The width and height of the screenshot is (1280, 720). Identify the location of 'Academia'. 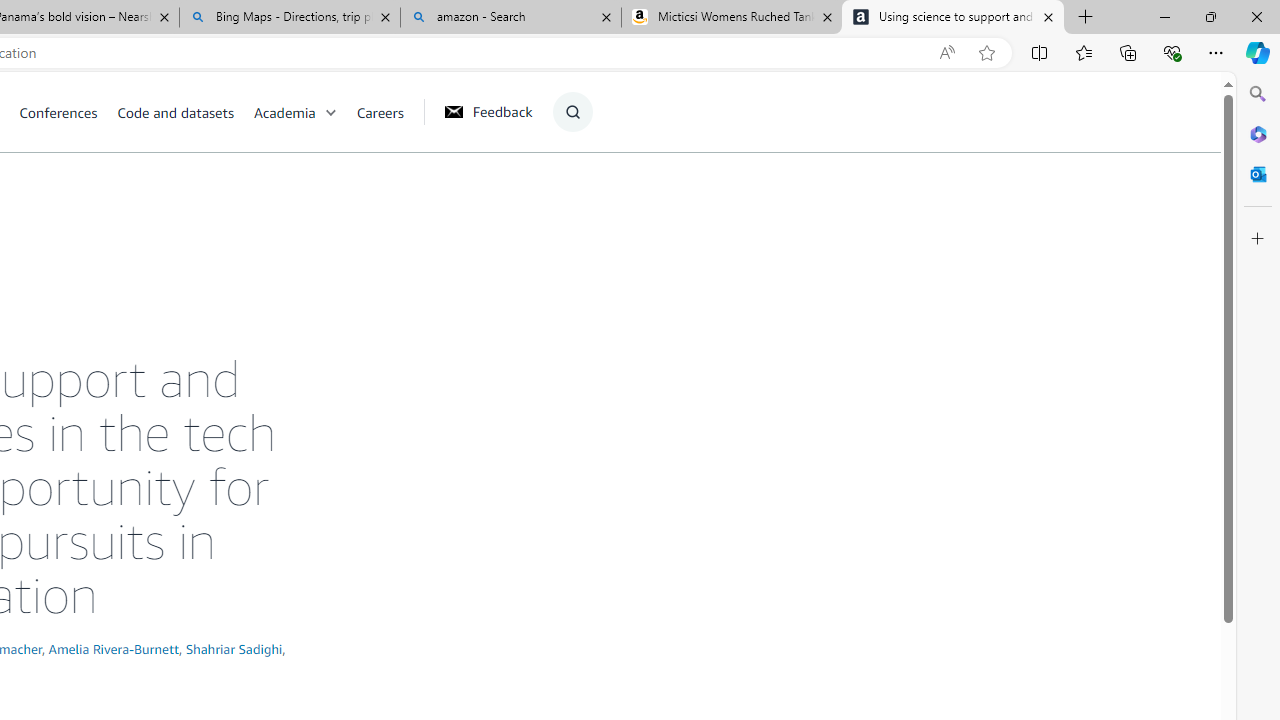
(283, 111).